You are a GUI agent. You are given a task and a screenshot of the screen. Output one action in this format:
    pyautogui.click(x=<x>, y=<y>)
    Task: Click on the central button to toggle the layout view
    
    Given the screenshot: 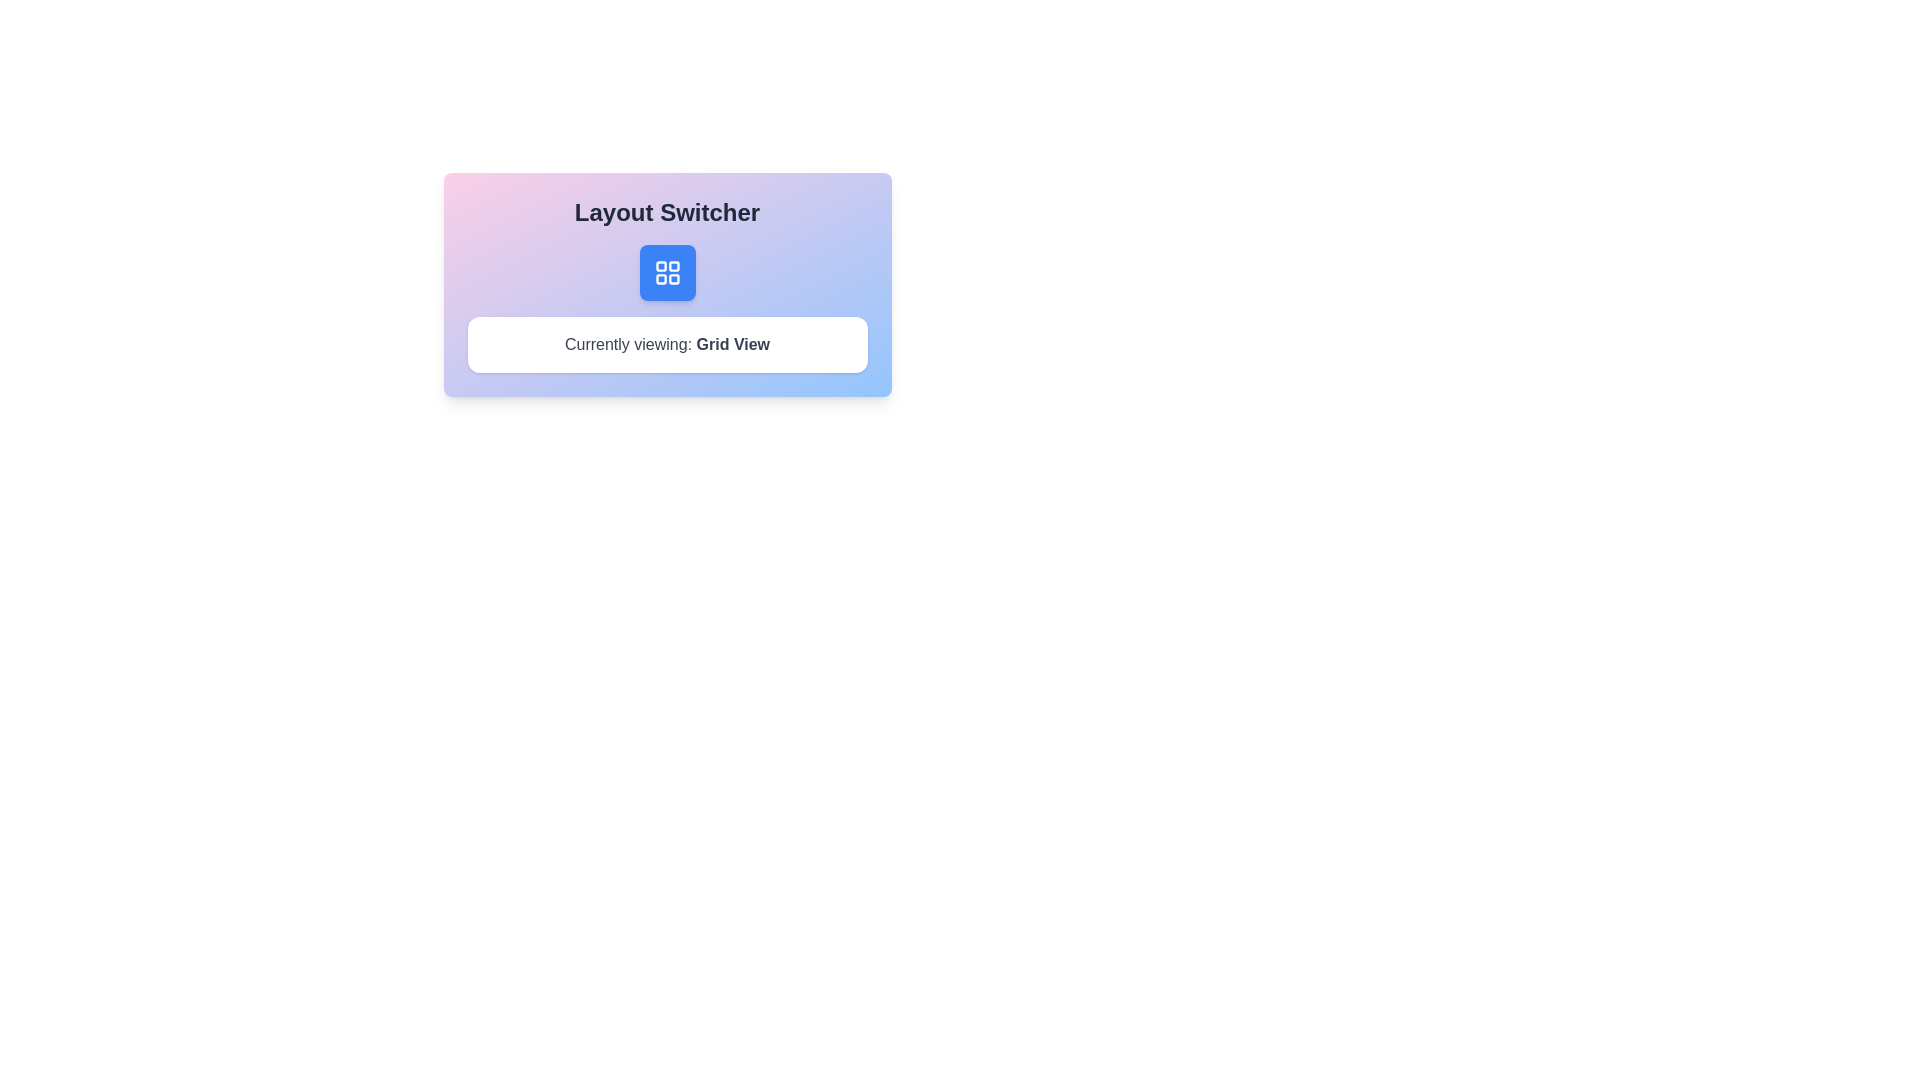 What is the action you would take?
    pyautogui.click(x=667, y=273)
    